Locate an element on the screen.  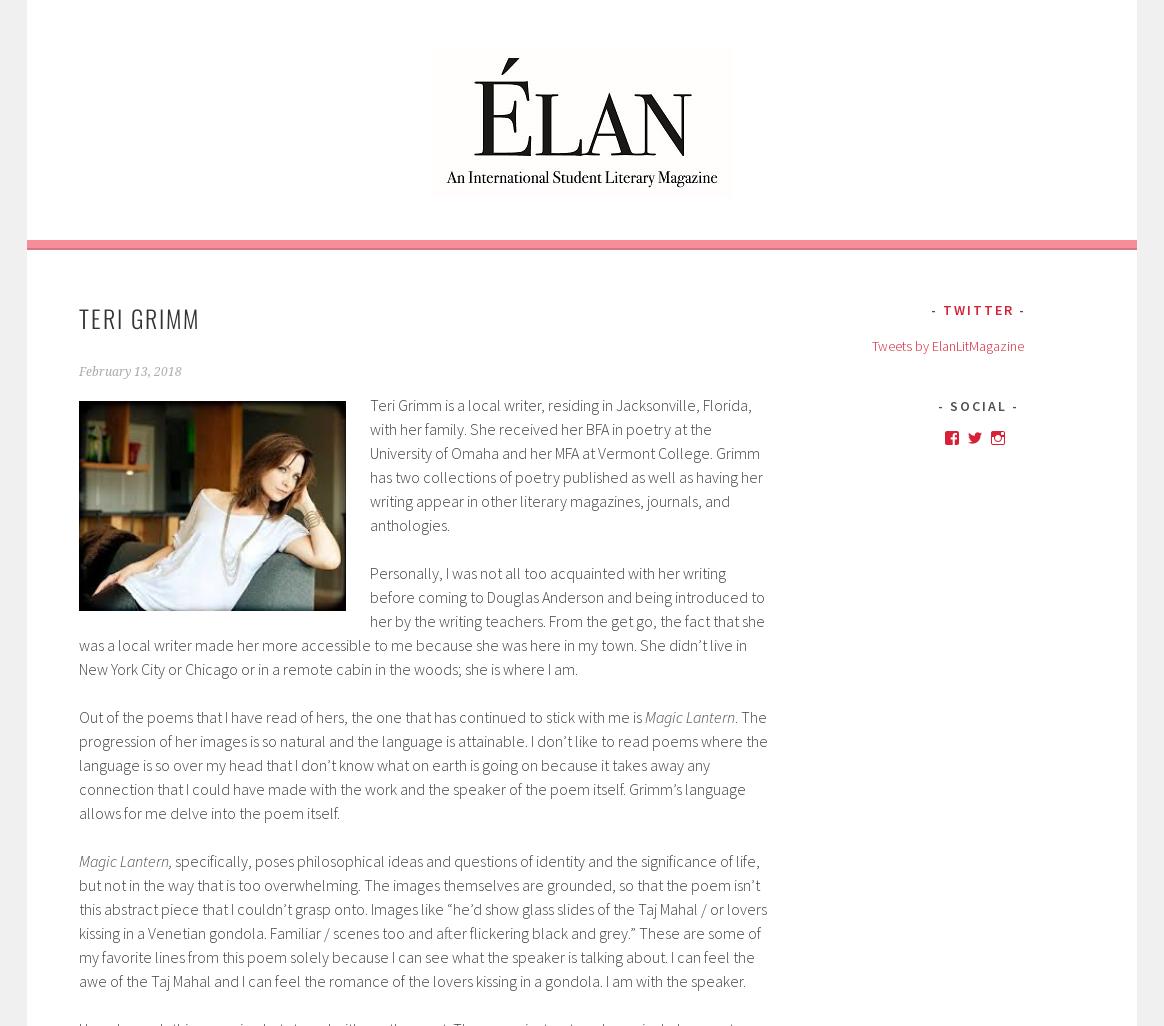
'specifically, poses philosophical ideas and questions of identity and the significance of life, but not in the way that is too overwhelming. The images themselves are grounded, so that the poem isn’t this abstract piece that I couldn’t grasp onto. Images like “he’d show glass slides of the Taj Mahal / or lovers kissing in a Venetian gondola. Familiar / scenes too and after flickering black and grey.” These are some of my favorite lines from this poem solely because I can see what the speaker is talking about. I can feel the awe of the Taj Mahal and I can feel the romance of the lovers kissing in a gondola. I am with the speaker.' is located at coordinates (421, 919).